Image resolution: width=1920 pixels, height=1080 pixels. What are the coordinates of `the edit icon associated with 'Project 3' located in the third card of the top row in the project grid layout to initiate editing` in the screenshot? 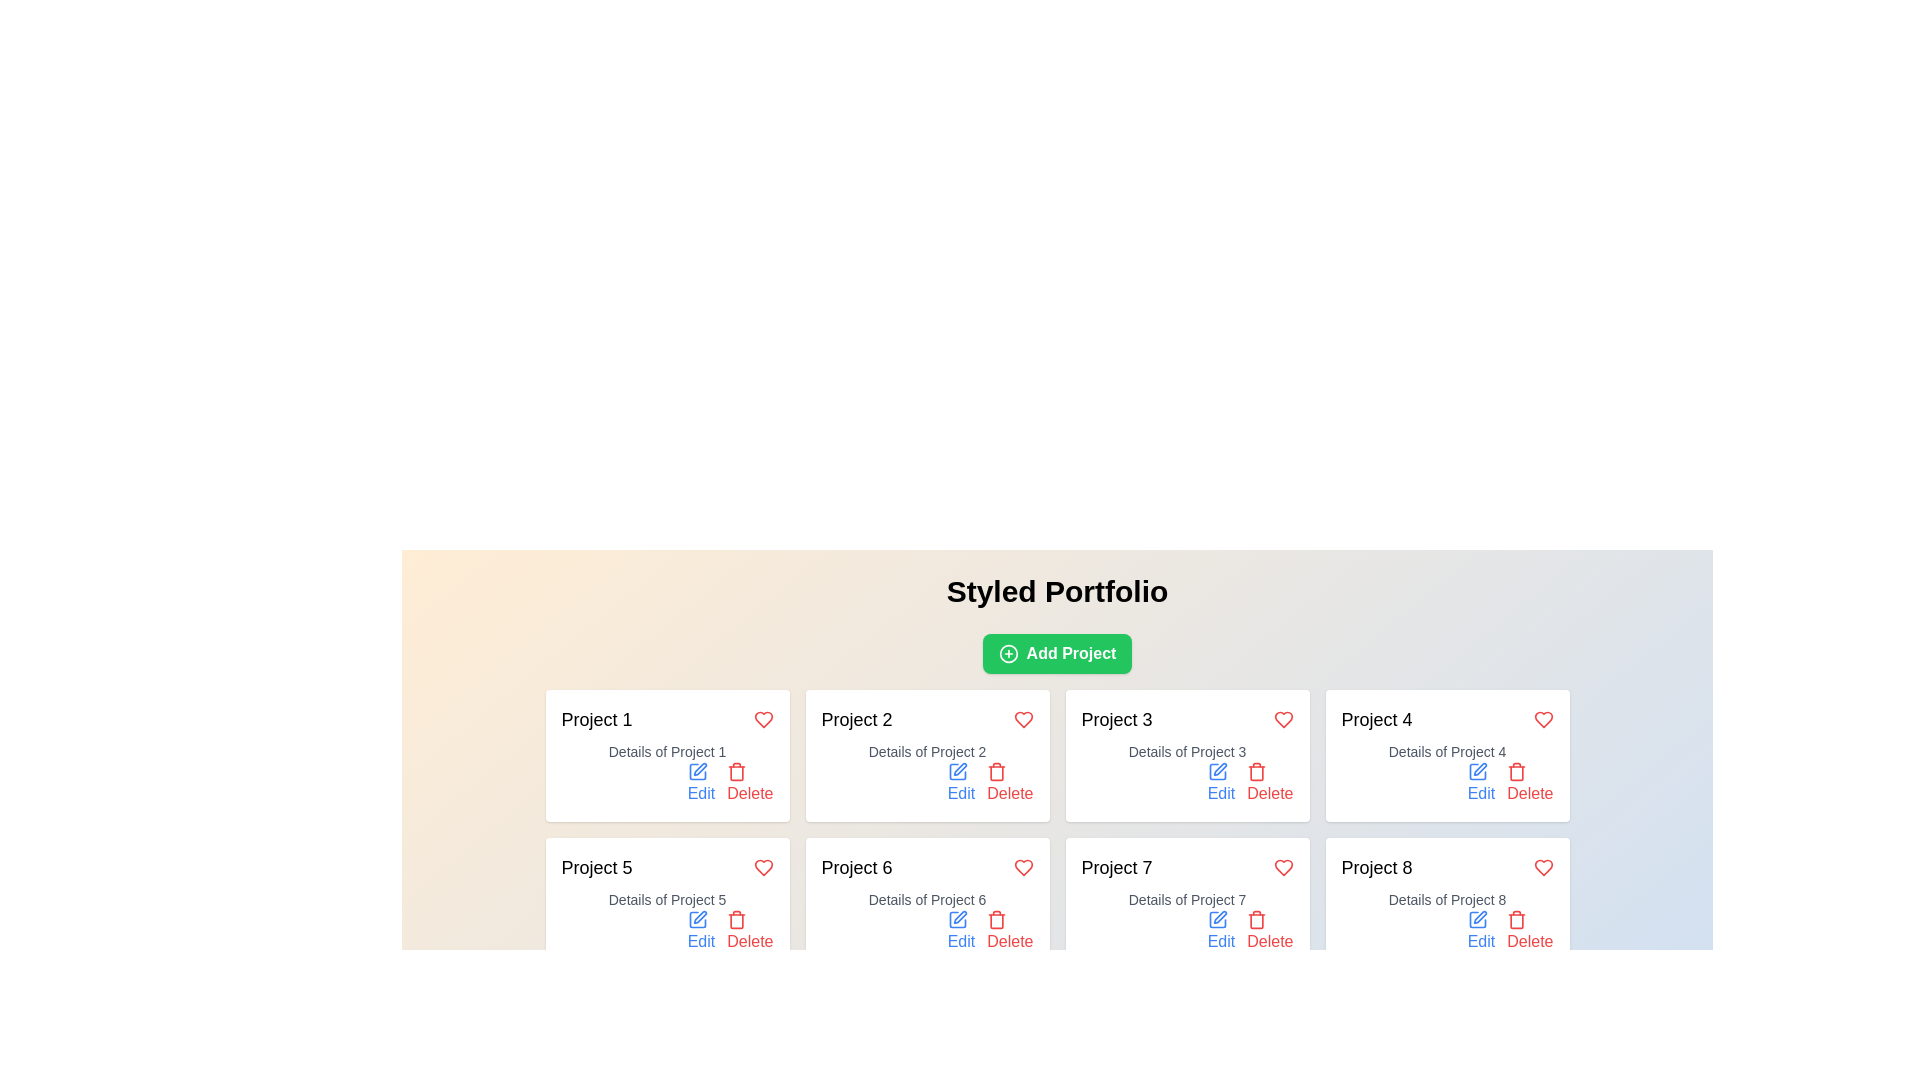 It's located at (1216, 770).